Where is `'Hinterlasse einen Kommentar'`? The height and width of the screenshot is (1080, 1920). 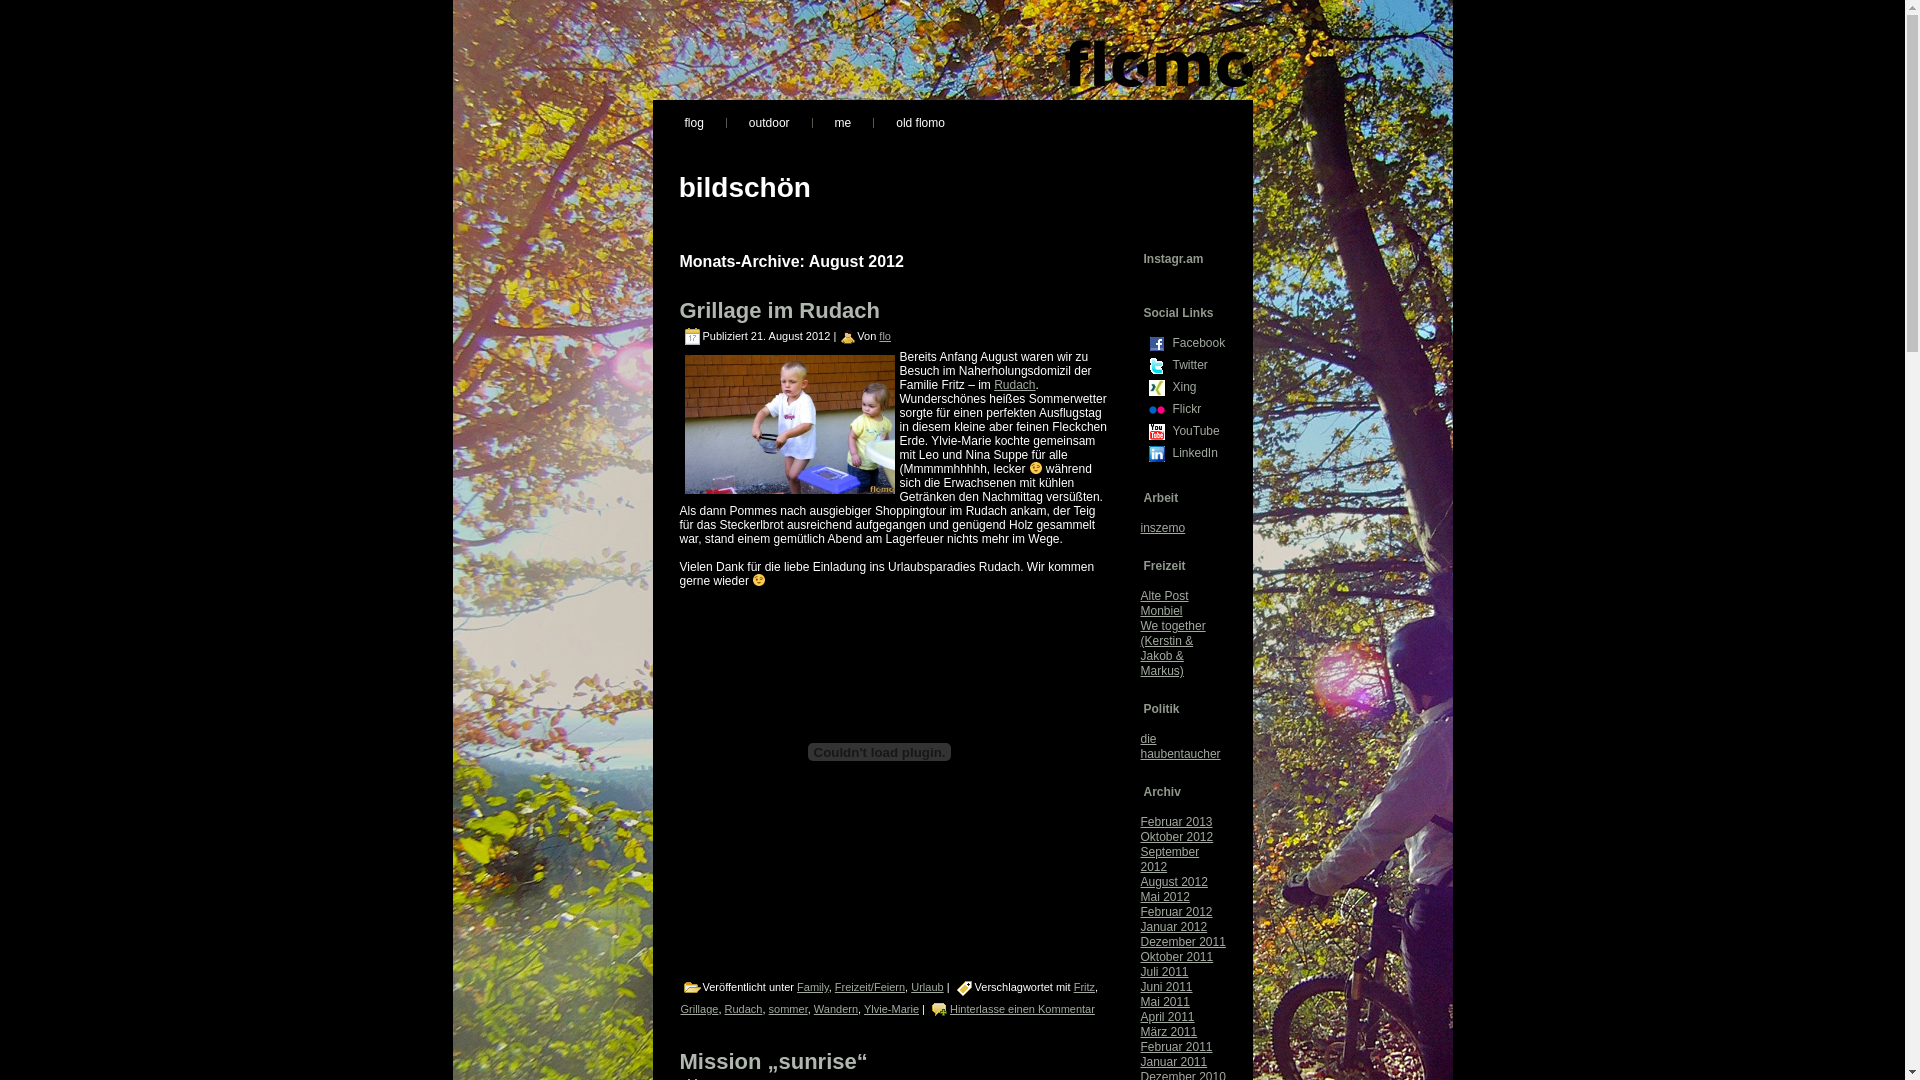 'Hinterlasse einen Kommentar' is located at coordinates (1022, 1009).